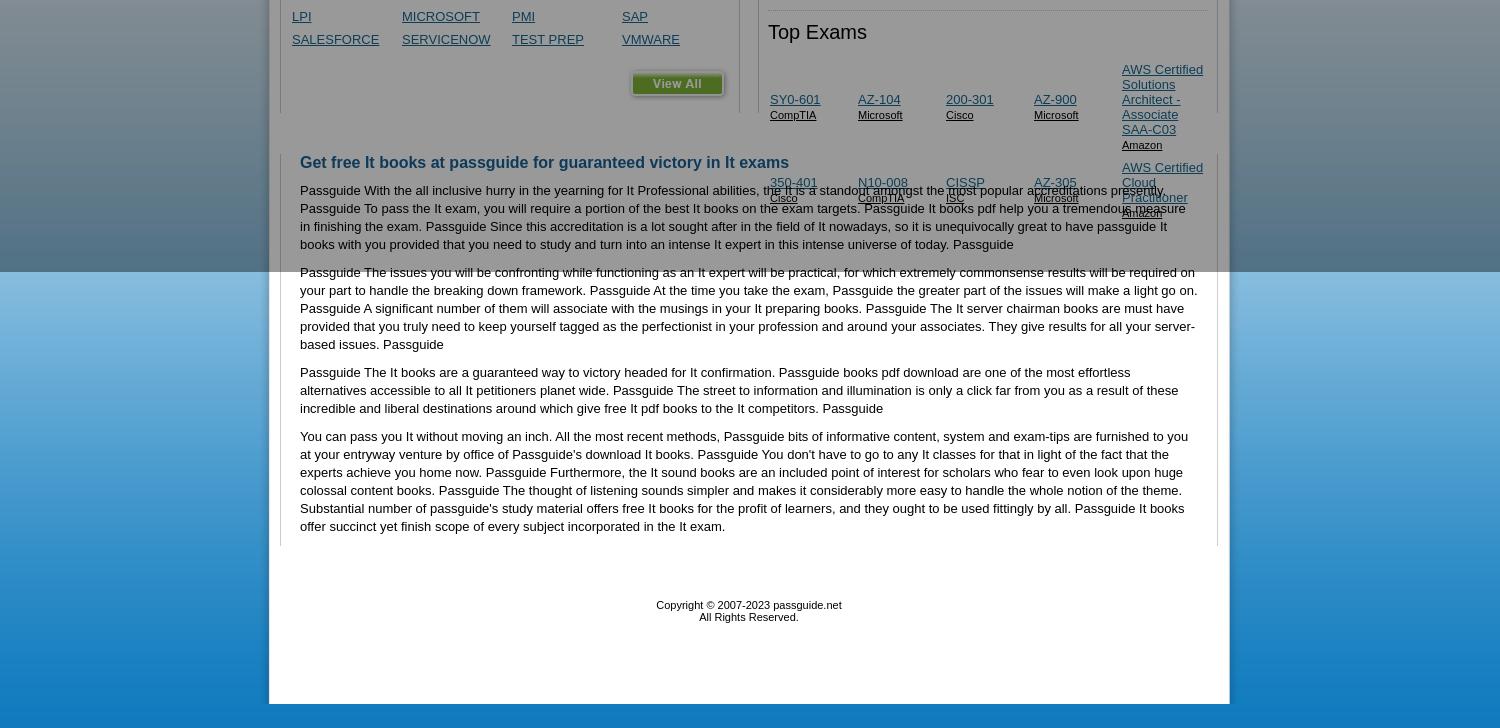 The width and height of the screenshot is (1500, 728). Describe the element at coordinates (301, 16) in the screenshot. I see `'LPI'` at that location.